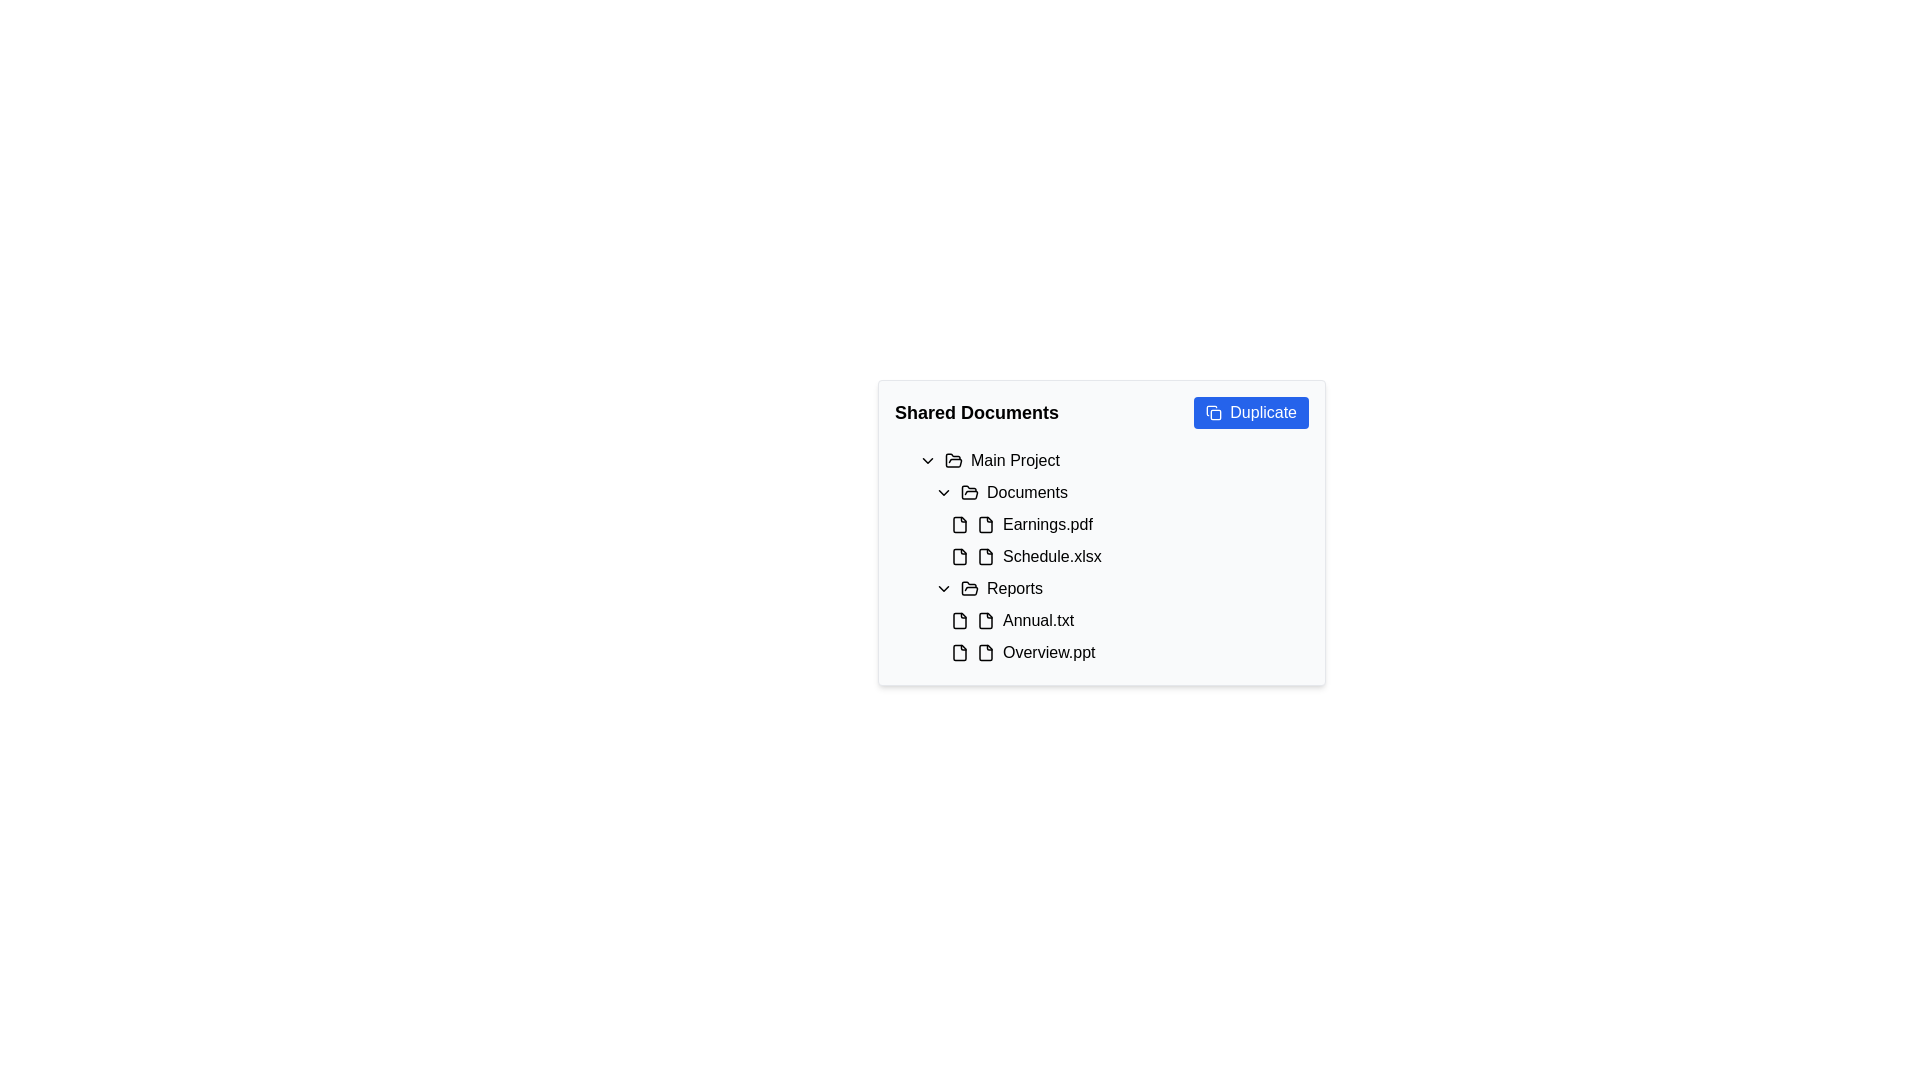  I want to click on the SVG file icon representing 'Annual.txt' in the 'Reports' section of the 'Shared Documents' interface, so click(960, 620).